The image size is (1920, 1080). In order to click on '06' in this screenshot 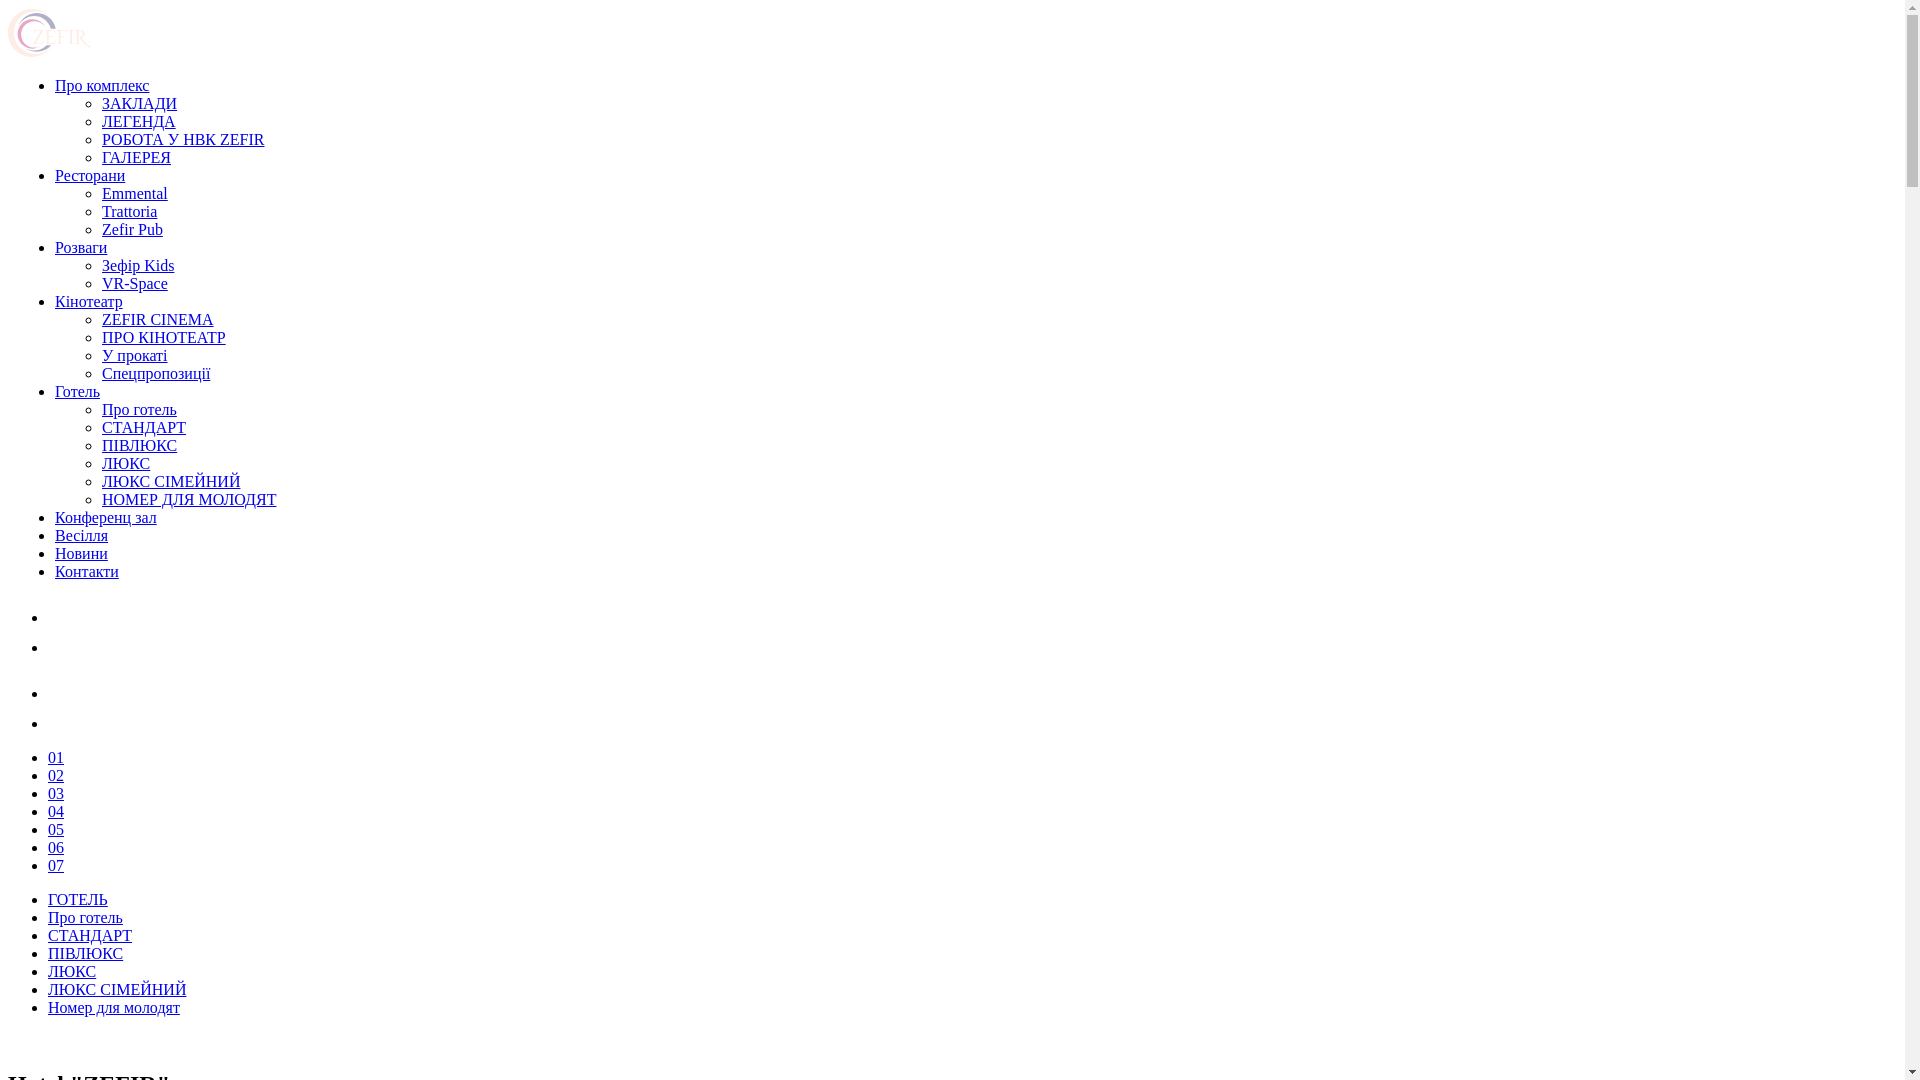, I will do `click(56, 847)`.